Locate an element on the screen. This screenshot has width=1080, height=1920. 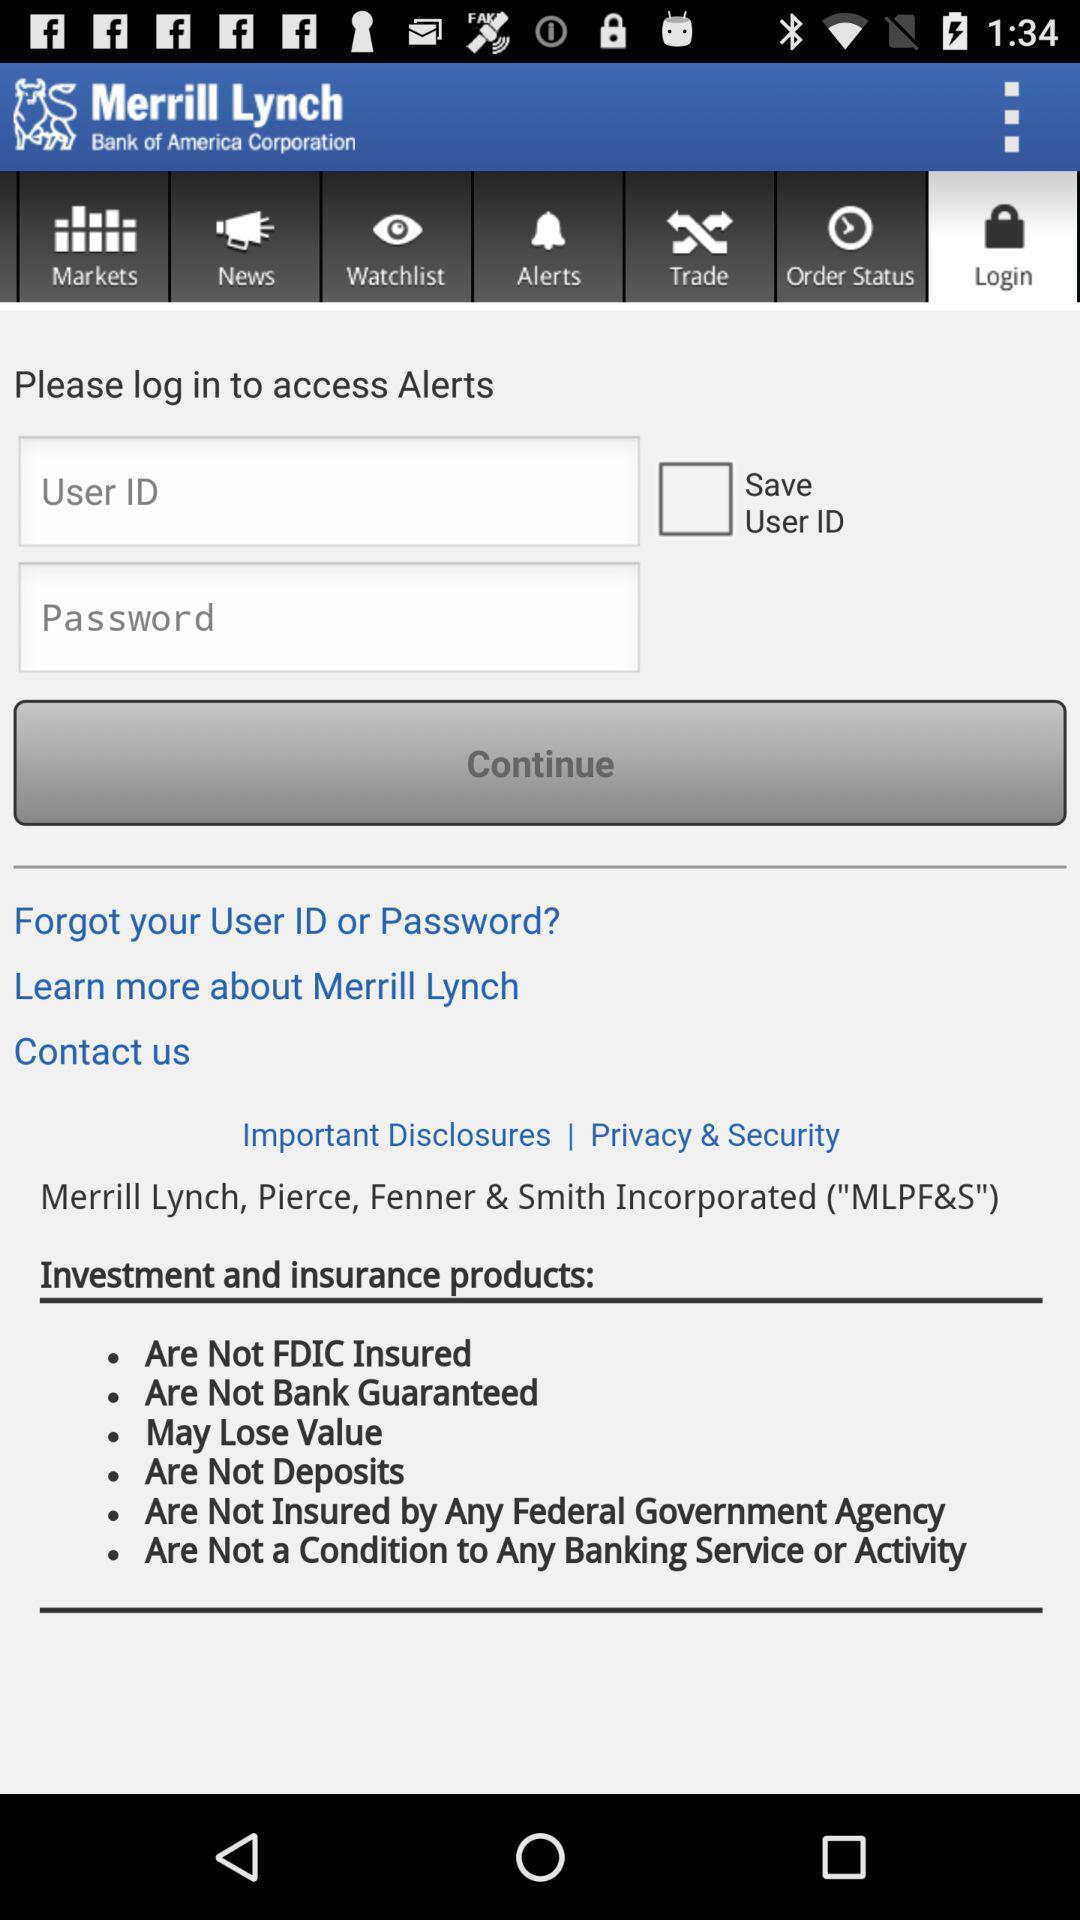
markets icon is located at coordinates (93, 236).